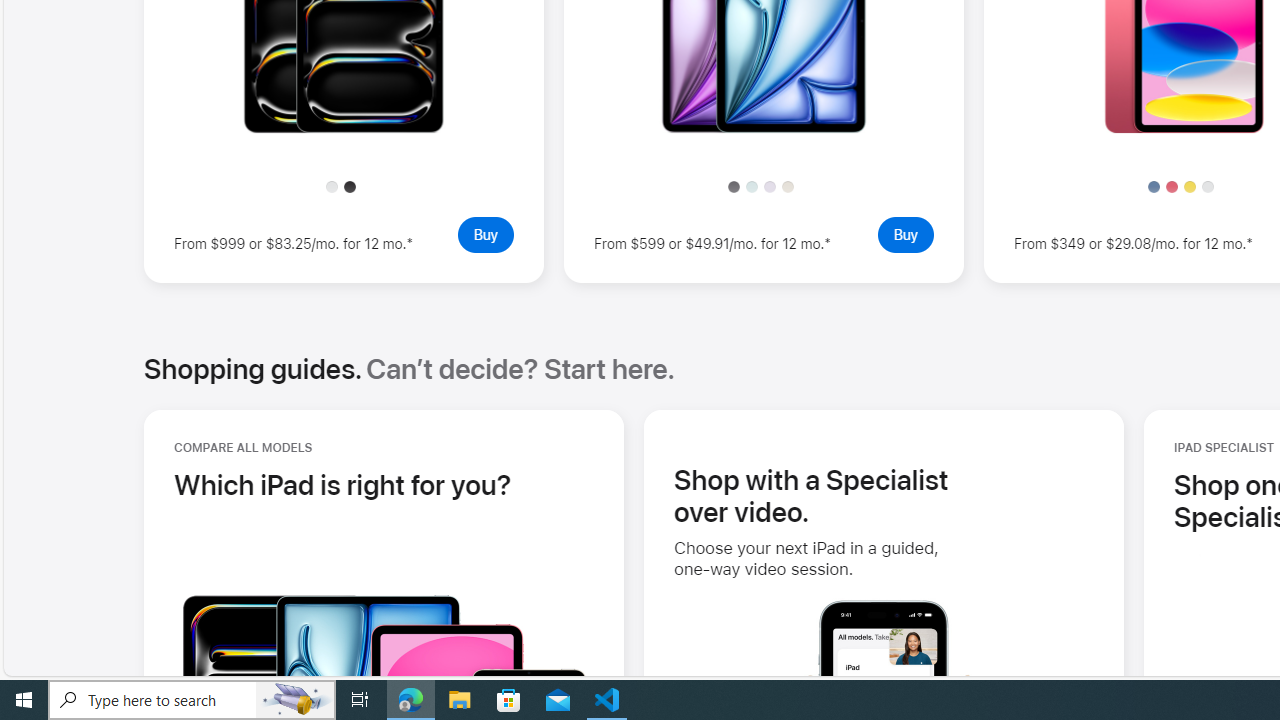  I want to click on 'Purple', so click(768, 186).